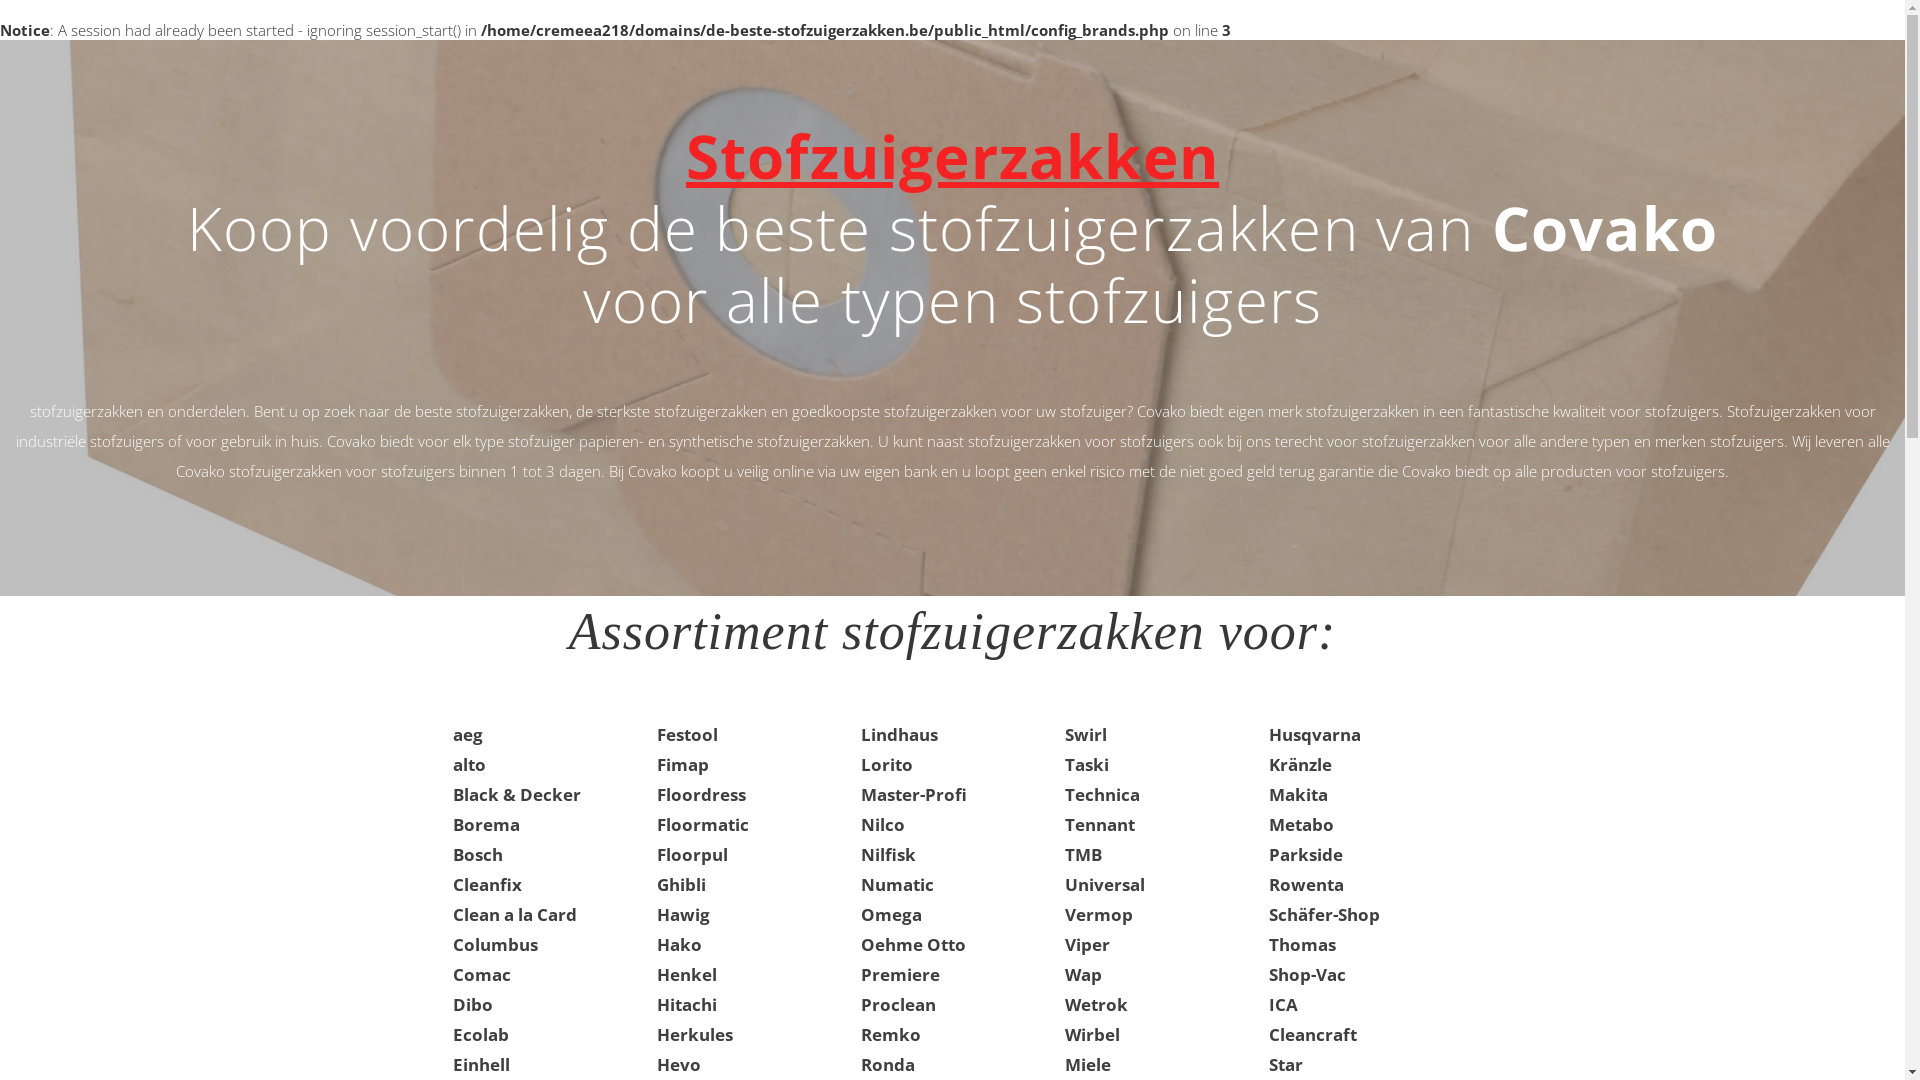 The image size is (1920, 1080). What do you see at coordinates (480, 973) in the screenshot?
I see `'Comac'` at bounding box center [480, 973].